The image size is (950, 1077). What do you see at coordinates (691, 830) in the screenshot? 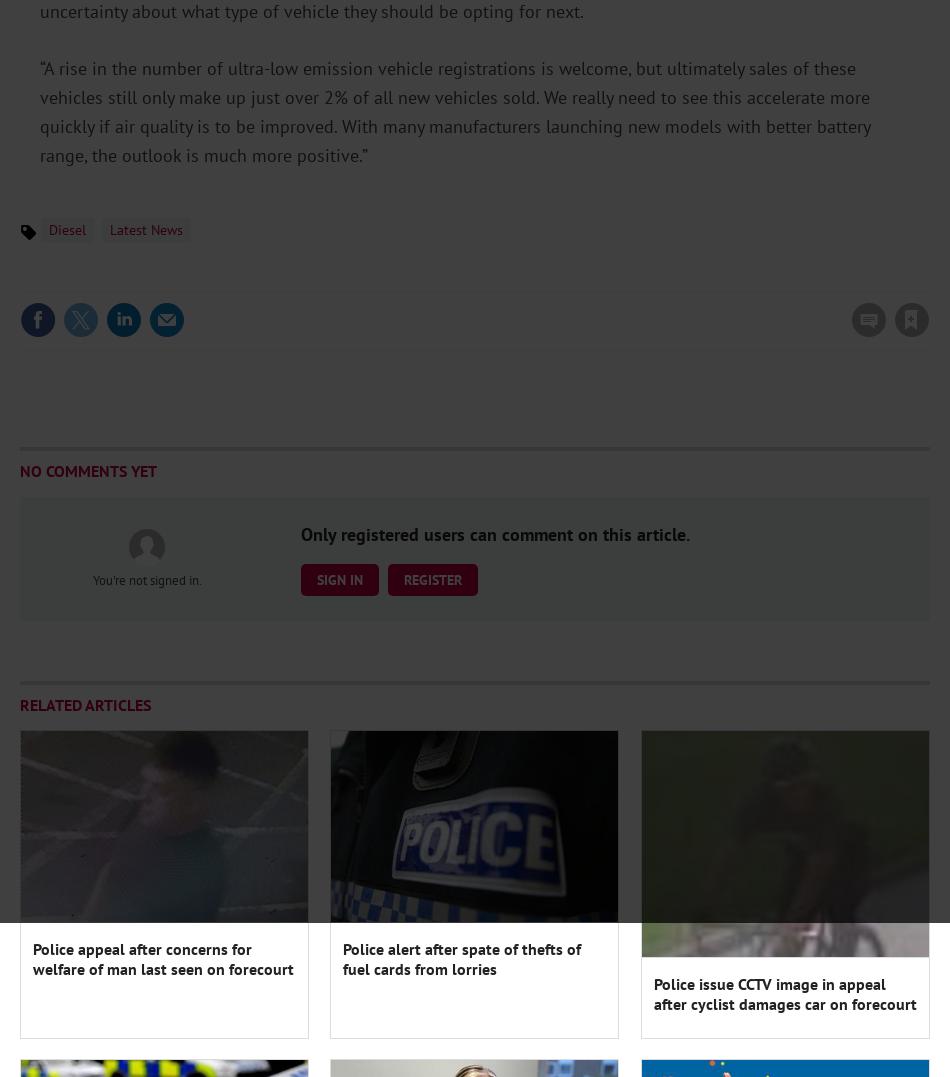
I see `'Understanding forecourt shopper missions'` at bounding box center [691, 830].